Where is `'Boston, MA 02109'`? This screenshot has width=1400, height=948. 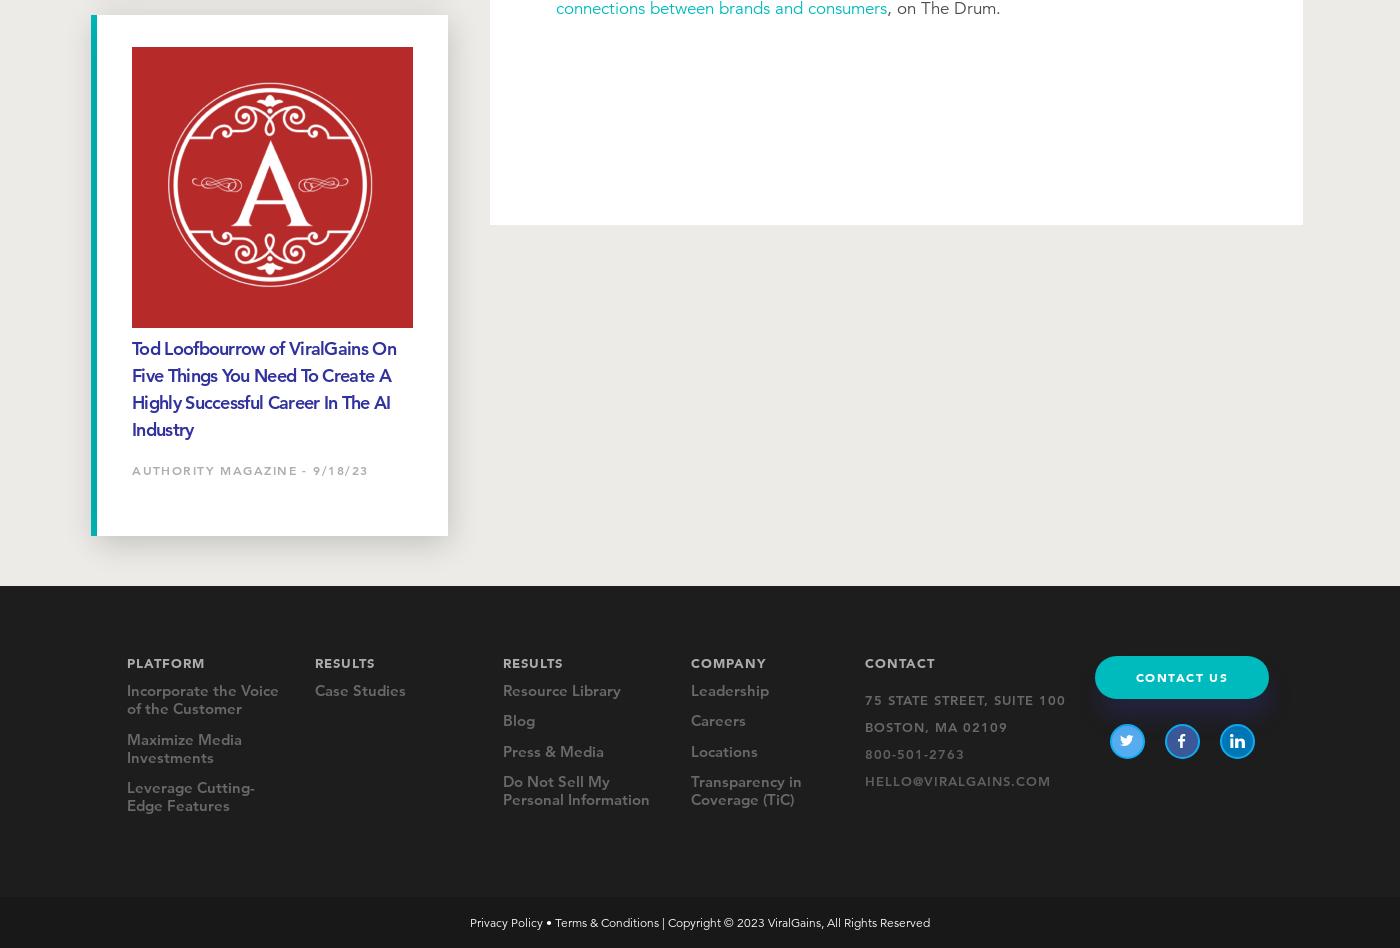
'Boston, MA 02109' is located at coordinates (934, 725).